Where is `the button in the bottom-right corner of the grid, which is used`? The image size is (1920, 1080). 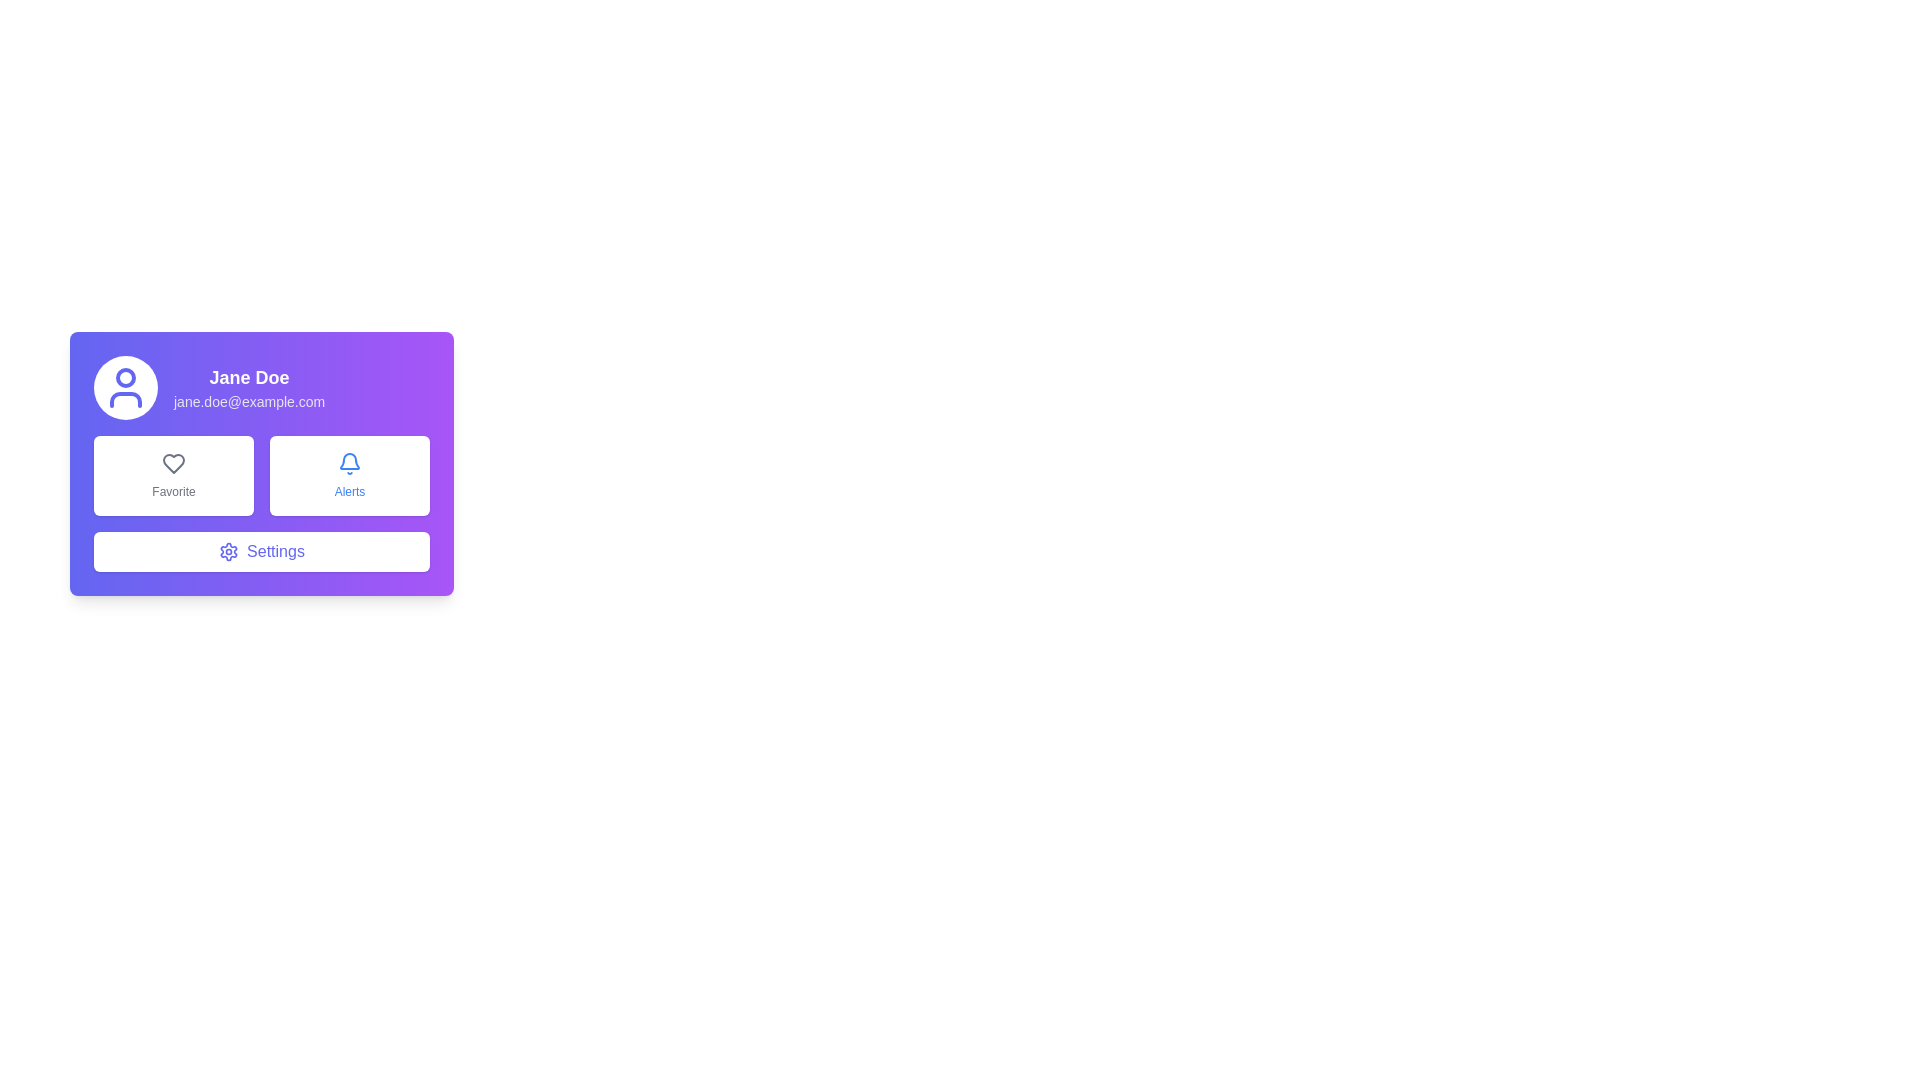
the button in the bottom-right corner of the grid, which is used is located at coordinates (350, 475).